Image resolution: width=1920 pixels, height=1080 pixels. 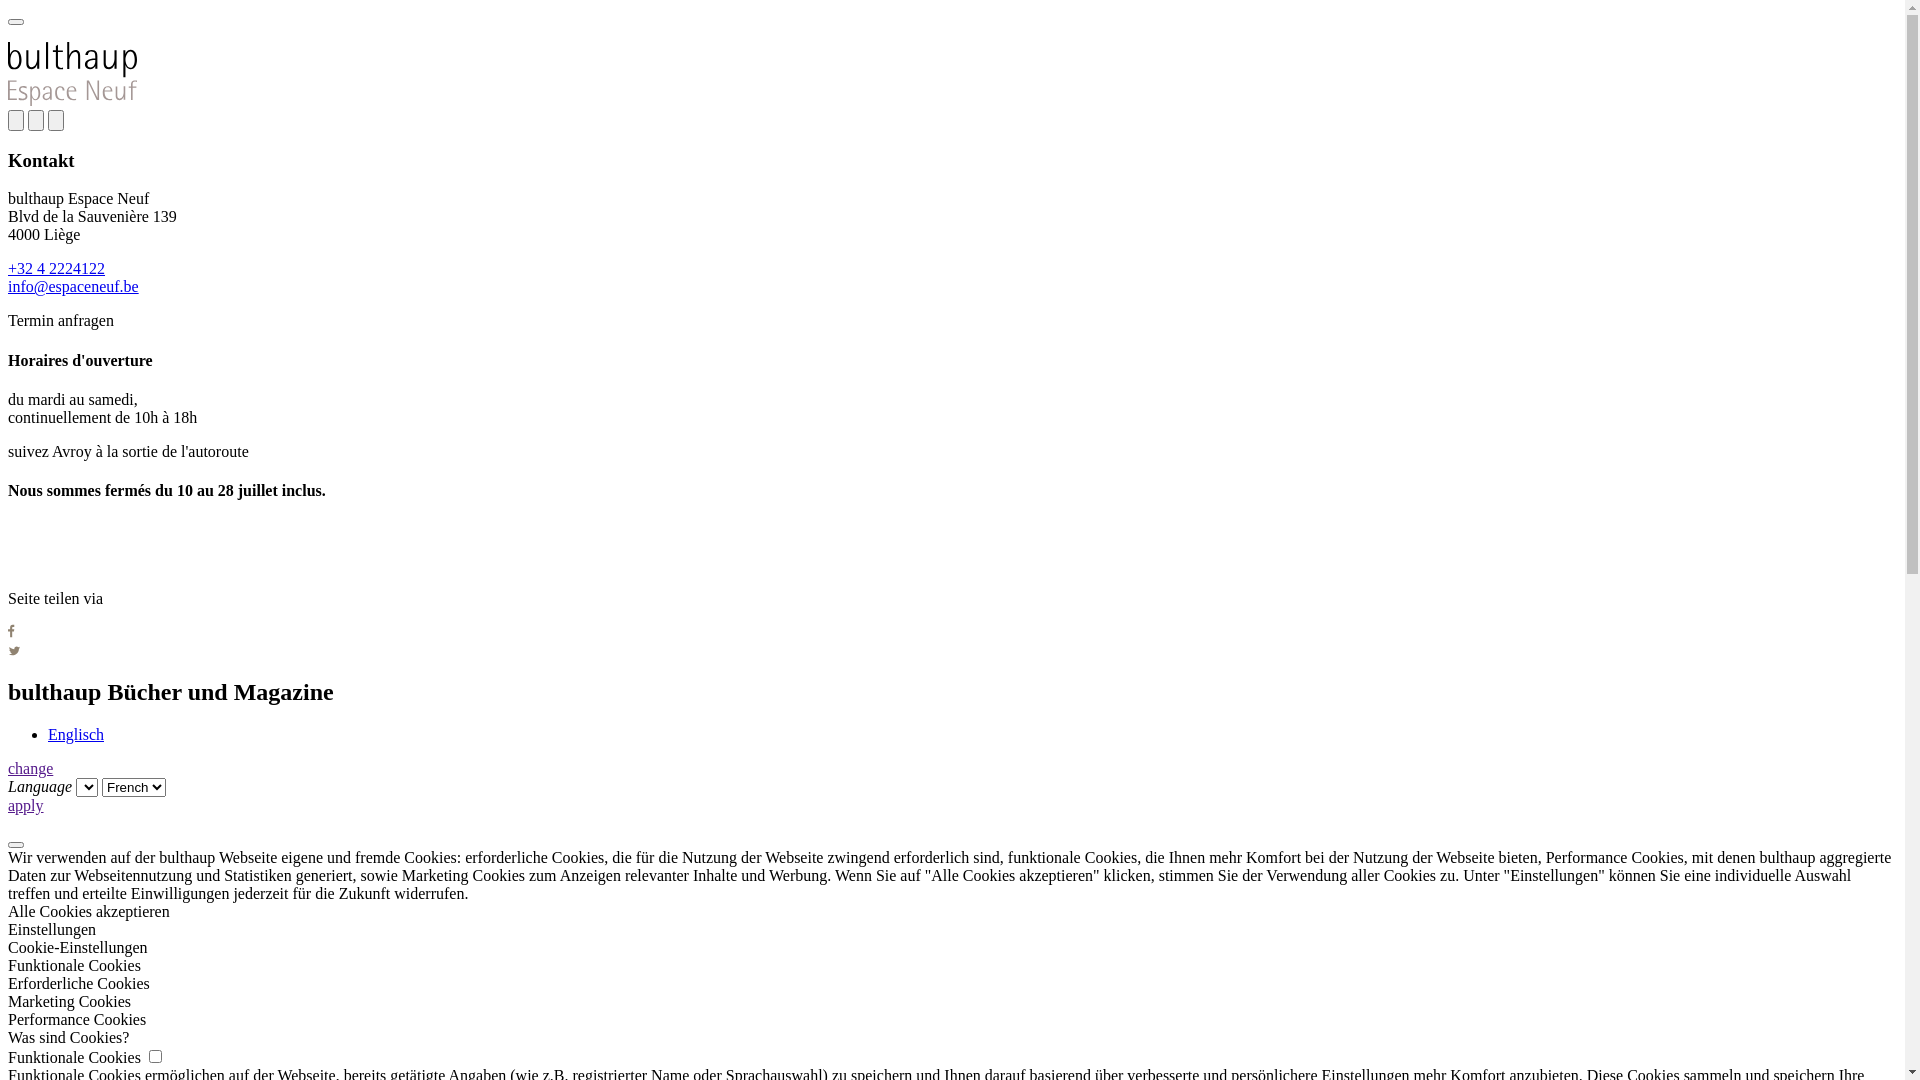 I want to click on 'Auf Facebook teilen', so click(x=8, y=632).